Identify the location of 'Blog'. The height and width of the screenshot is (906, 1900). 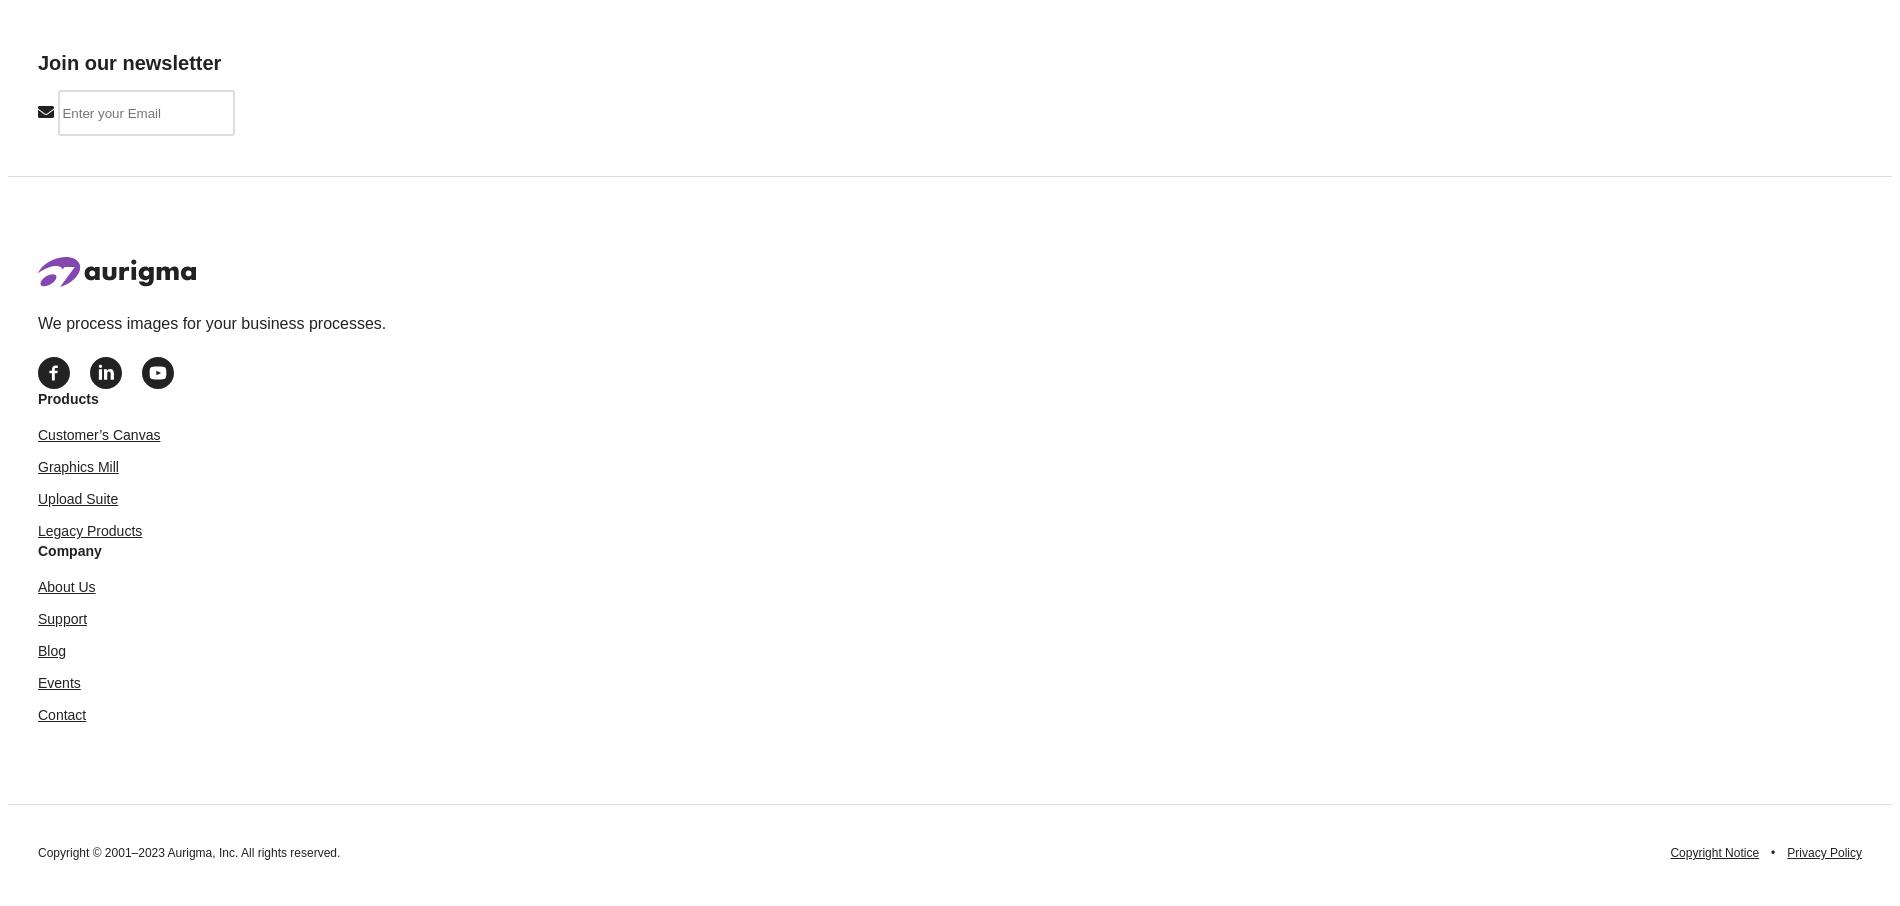
(52, 649).